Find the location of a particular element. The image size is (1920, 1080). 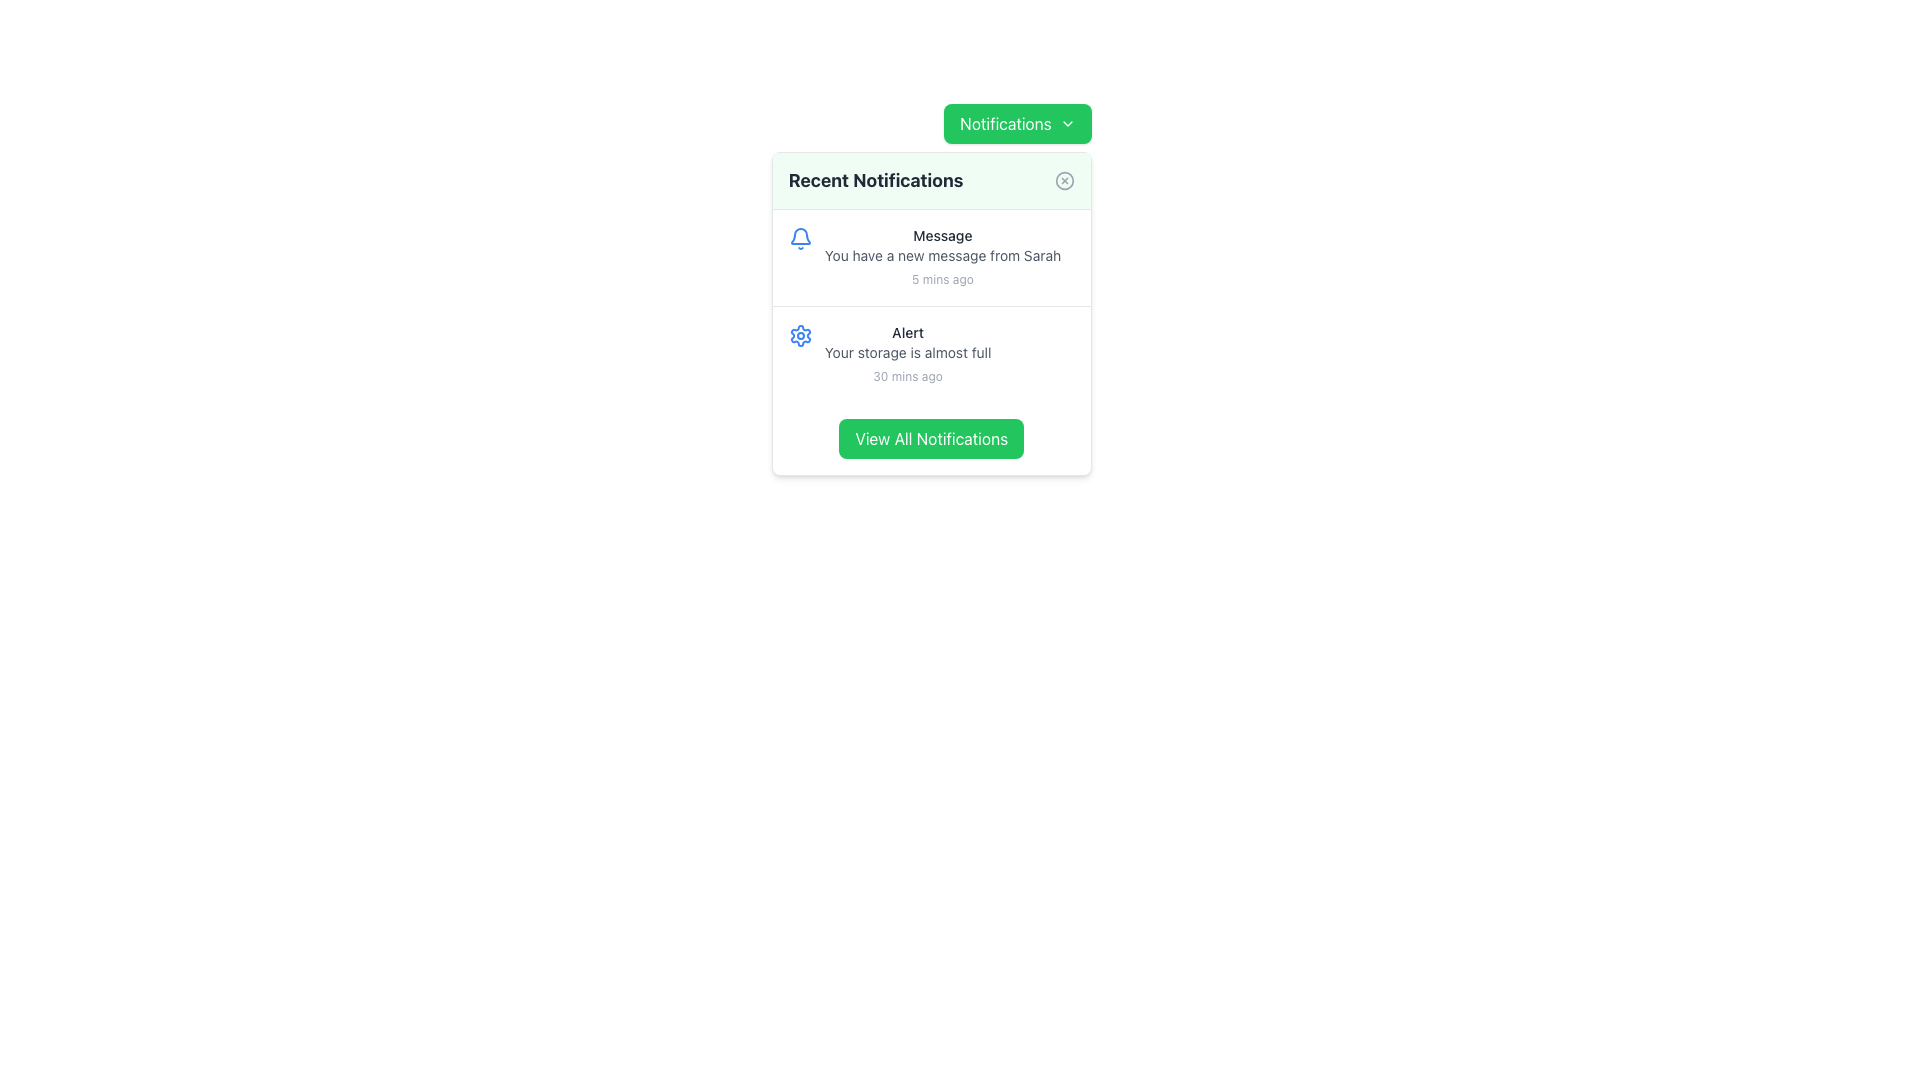

the blue bell-shaped icon representing notifications, located next to the text message area at the top-left corner of the first notification item is located at coordinates (800, 238).